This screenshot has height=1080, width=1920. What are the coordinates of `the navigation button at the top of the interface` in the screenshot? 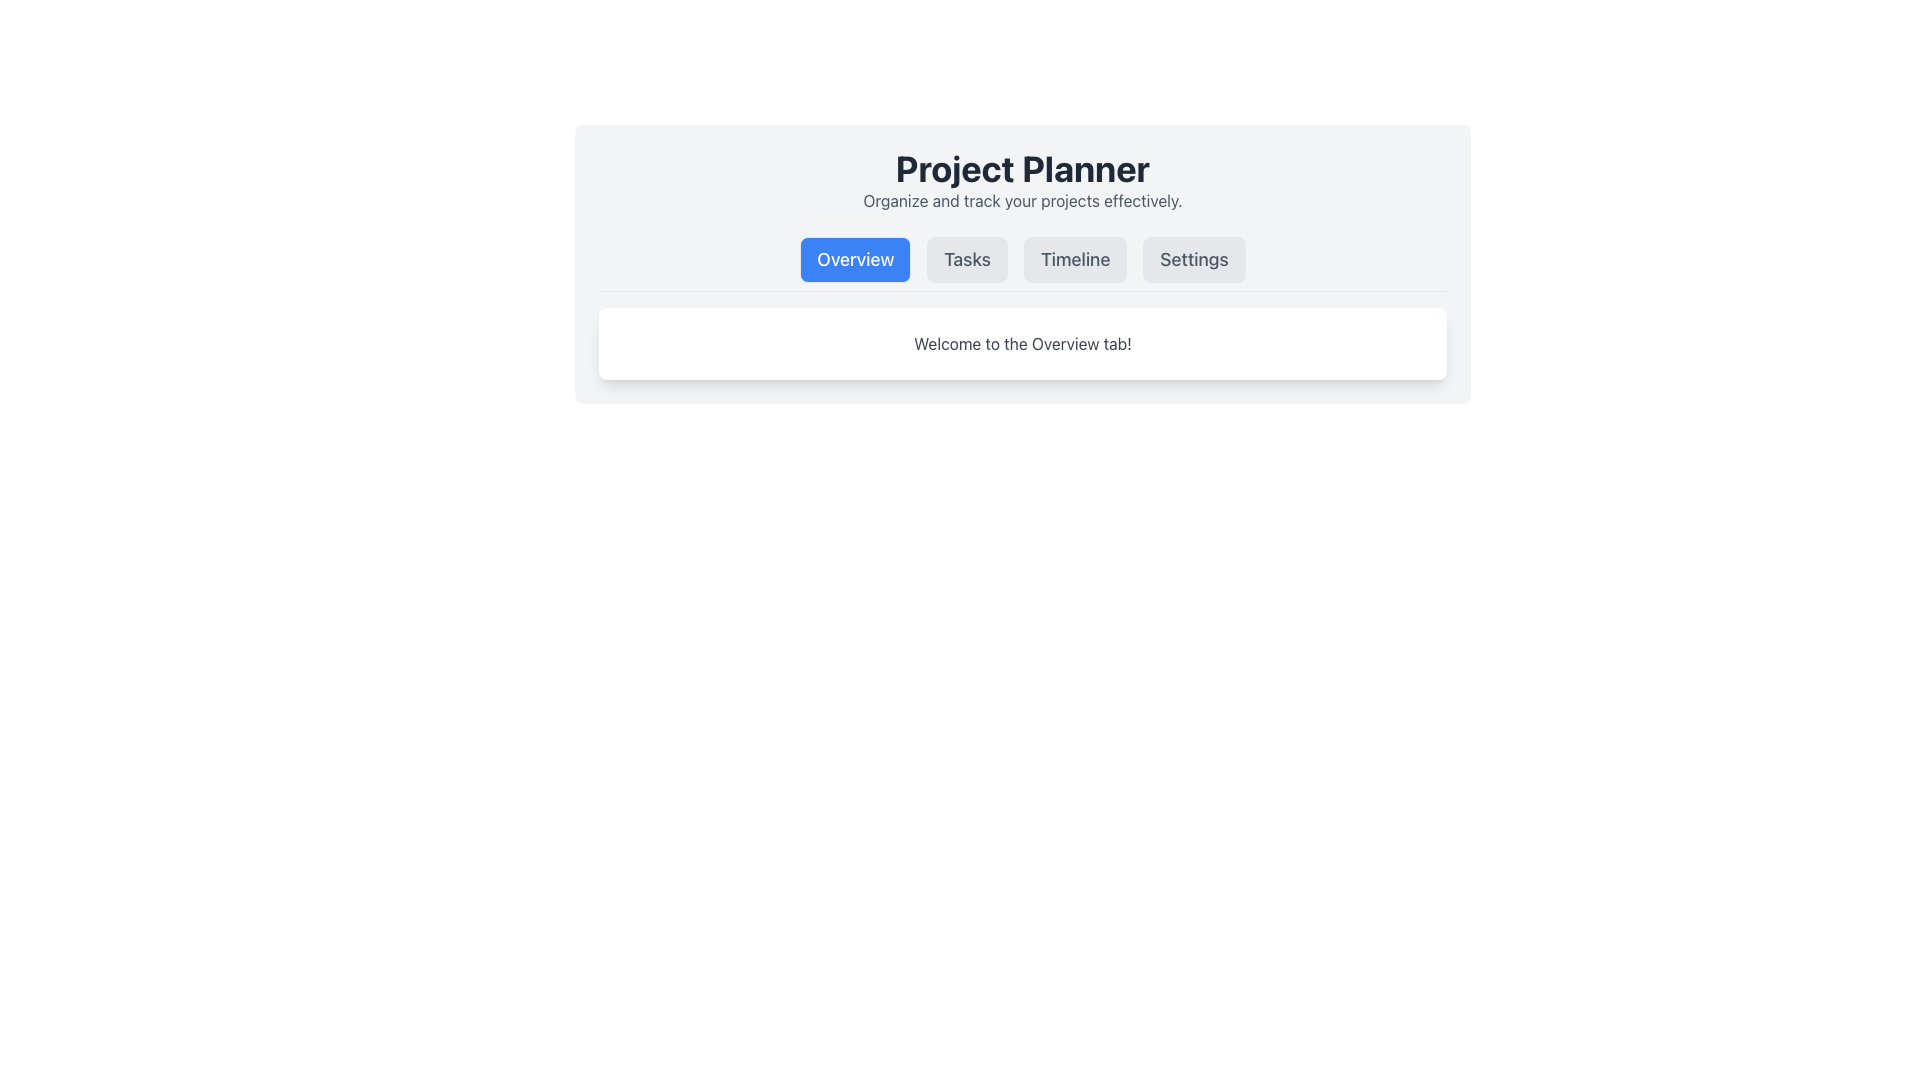 It's located at (855, 258).